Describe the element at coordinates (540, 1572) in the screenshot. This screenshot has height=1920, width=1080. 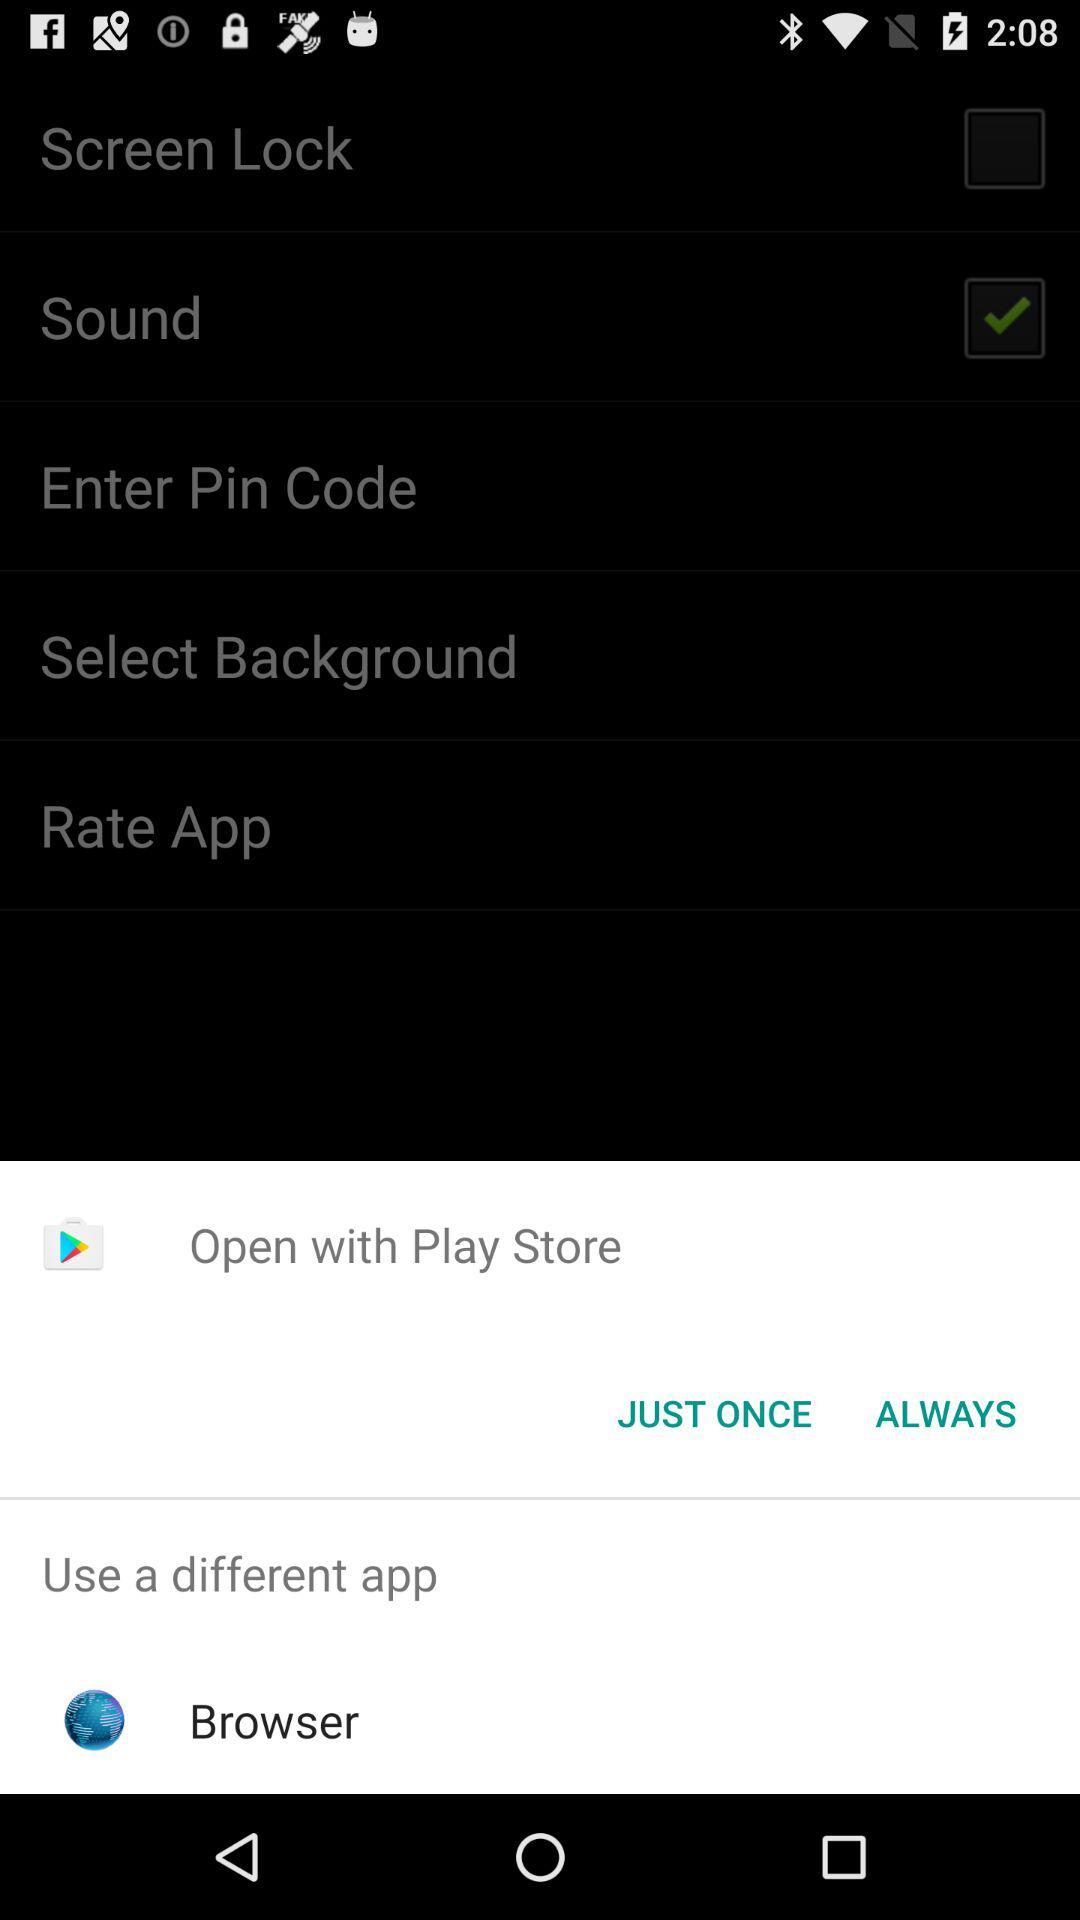
I see `the app above browser` at that location.